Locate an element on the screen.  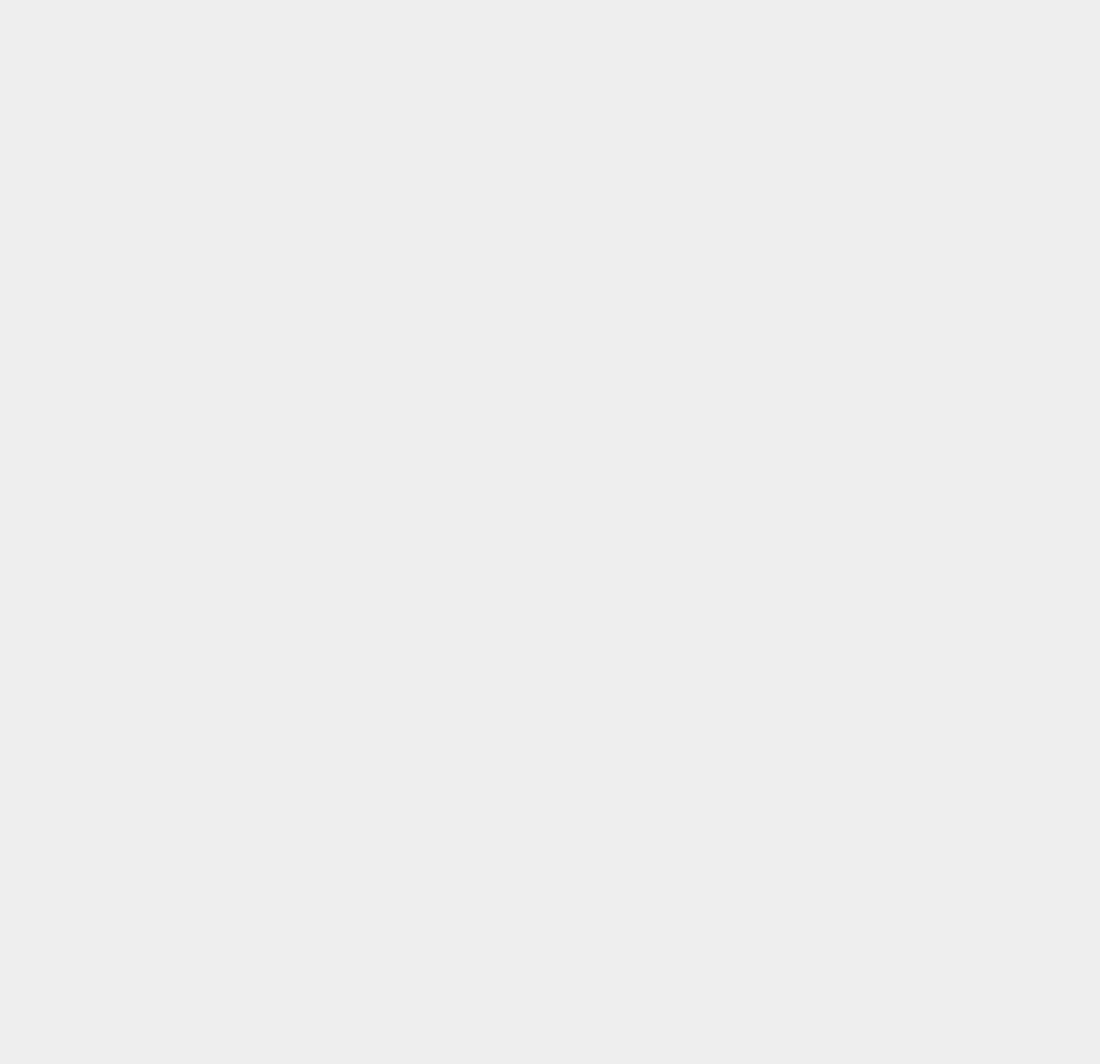
'Google Plus Pages' is located at coordinates (835, 447).